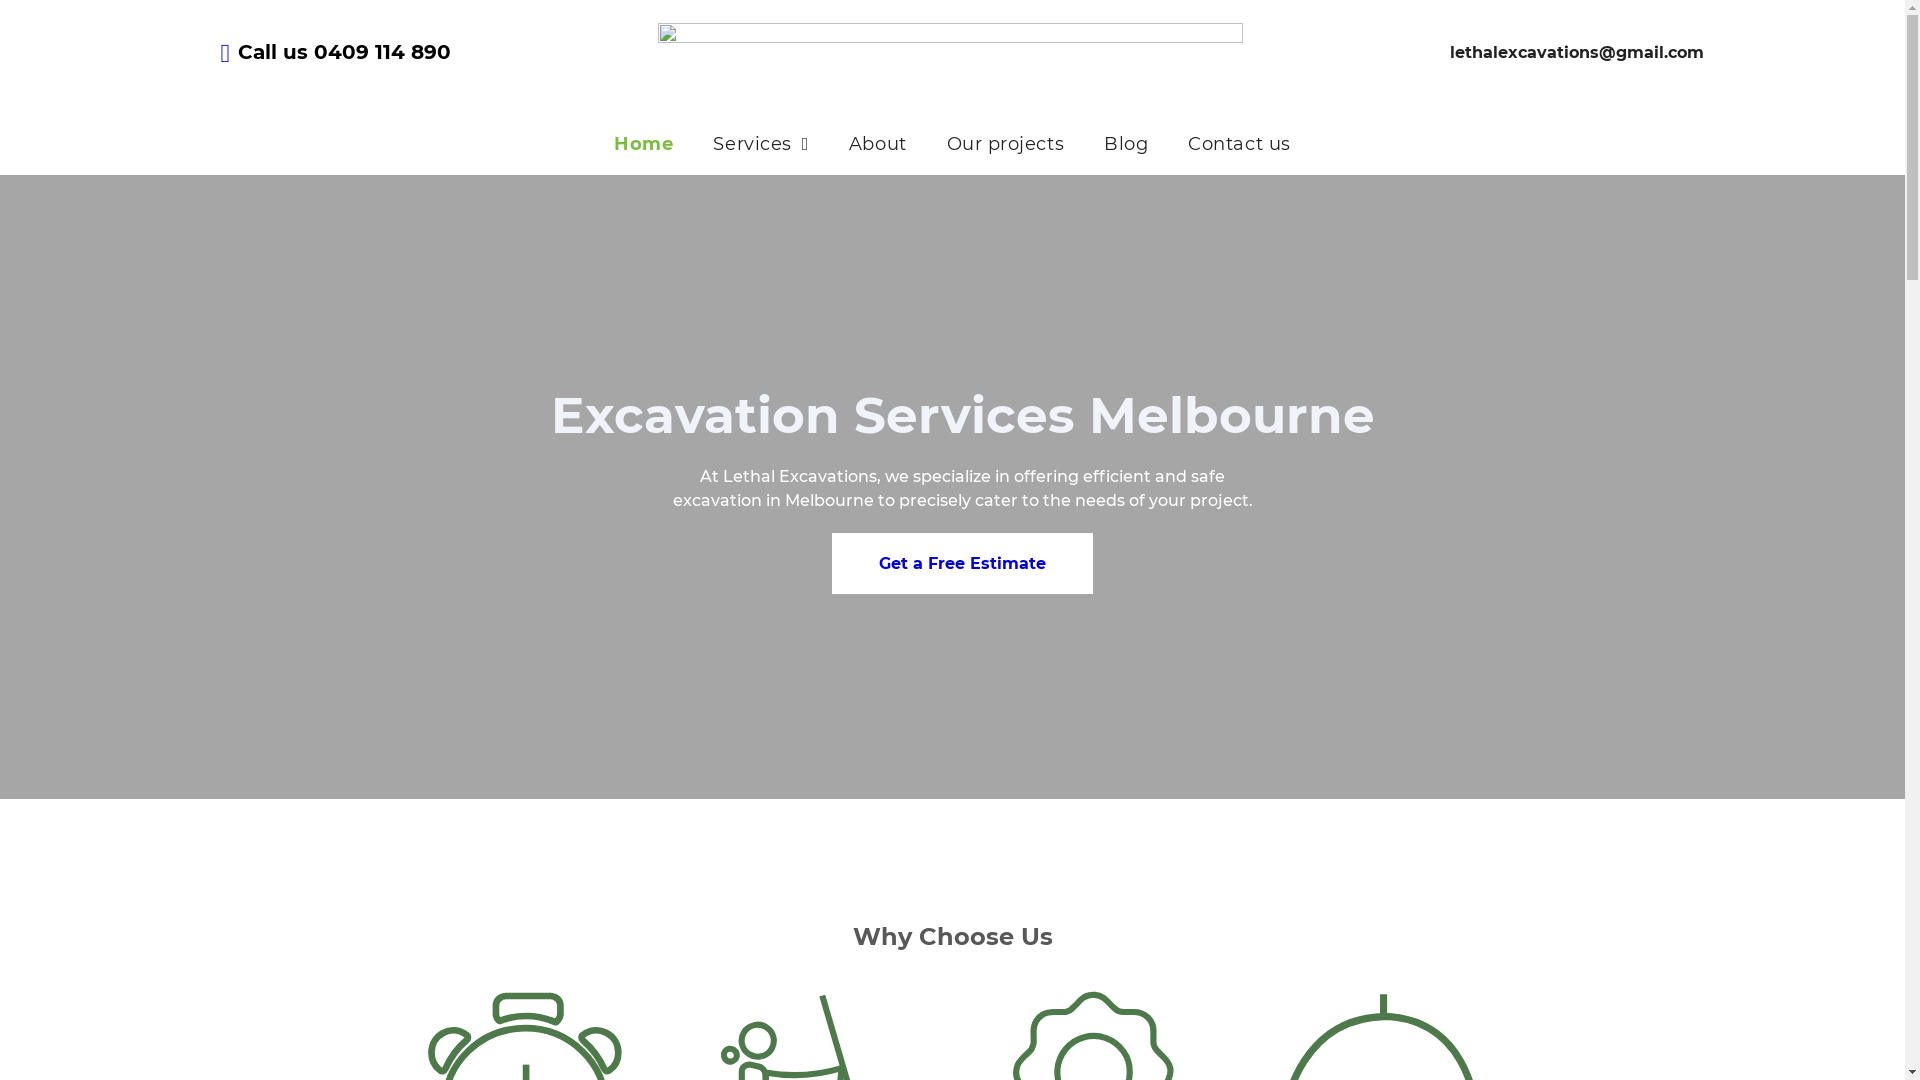 This screenshot has width=1920, height=1080. What do you see at coordinates (1237, 143) in the screenshot?
I see `'Contact us'` at bounding box center [1237, 143].